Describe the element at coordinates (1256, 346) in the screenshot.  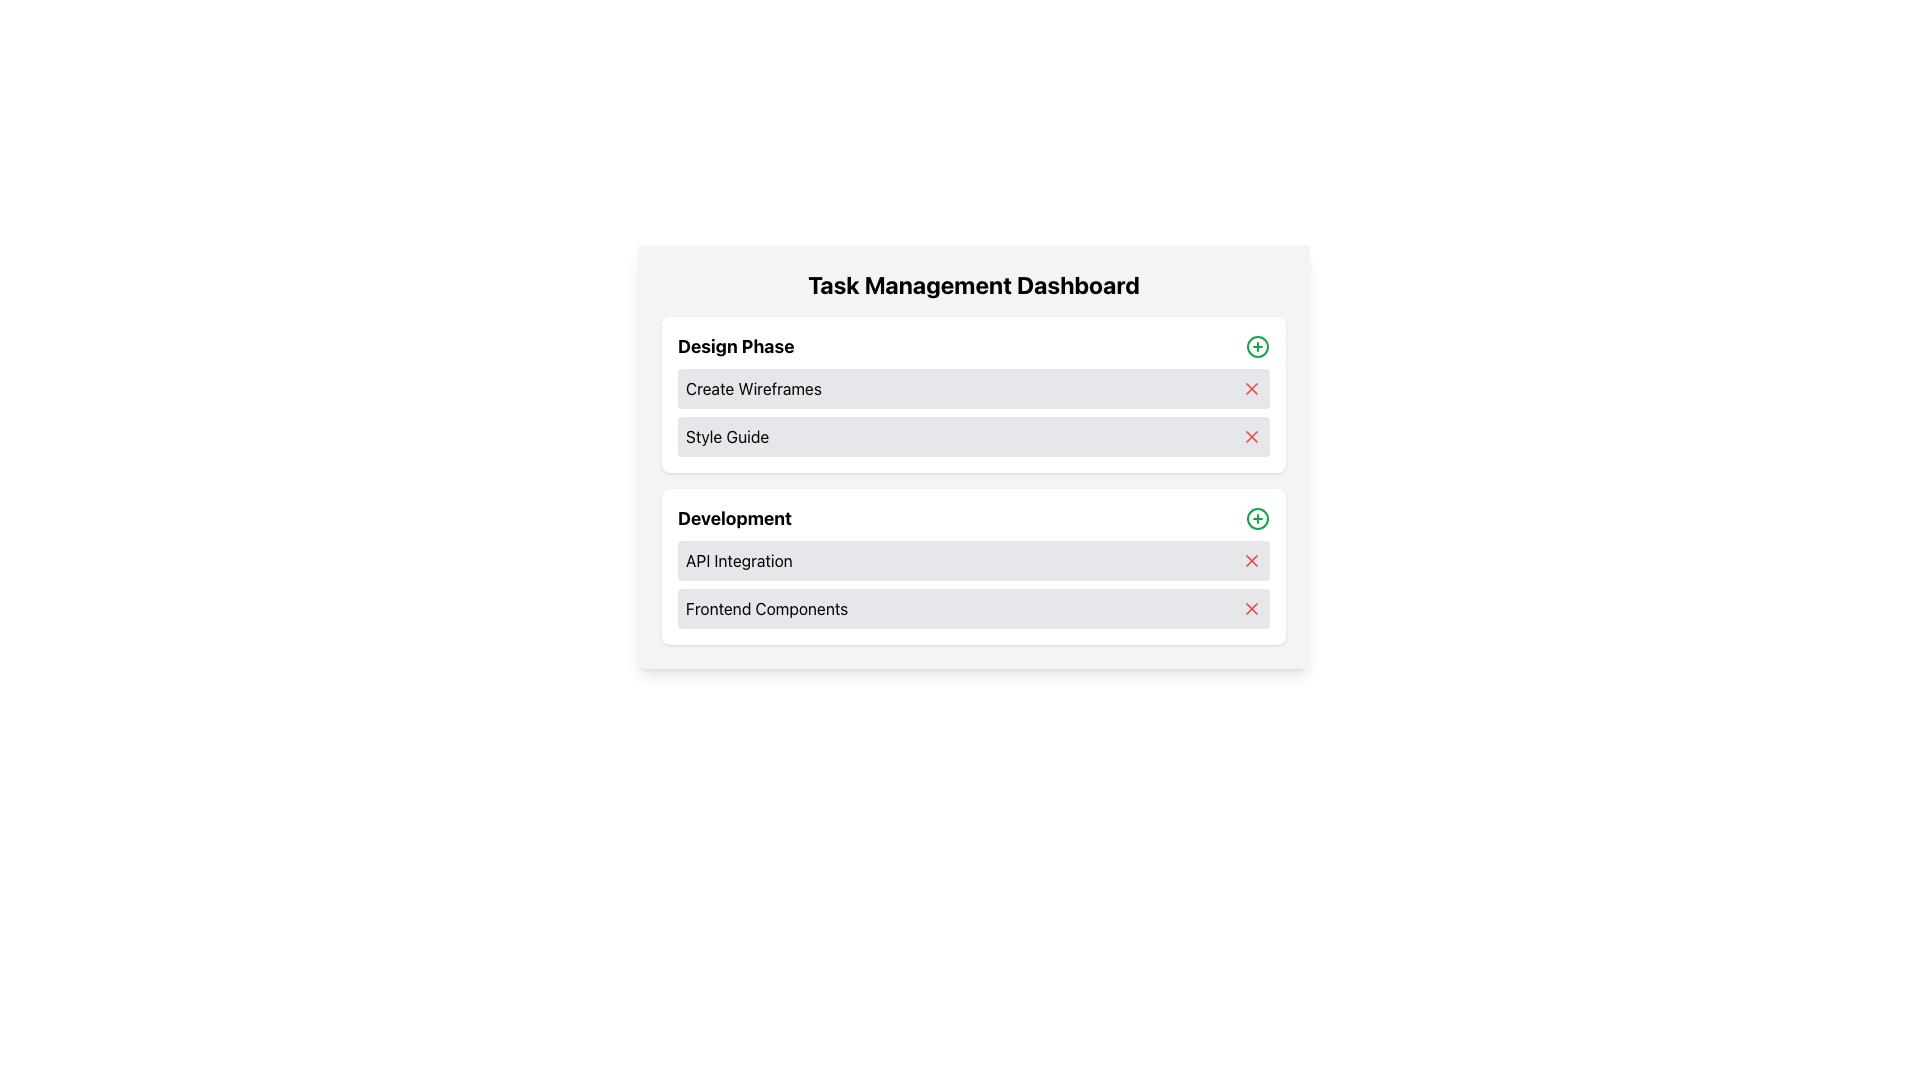
I see `the green circle plus icon located in the top-right corner of the 'Design Phase' section` at that location.